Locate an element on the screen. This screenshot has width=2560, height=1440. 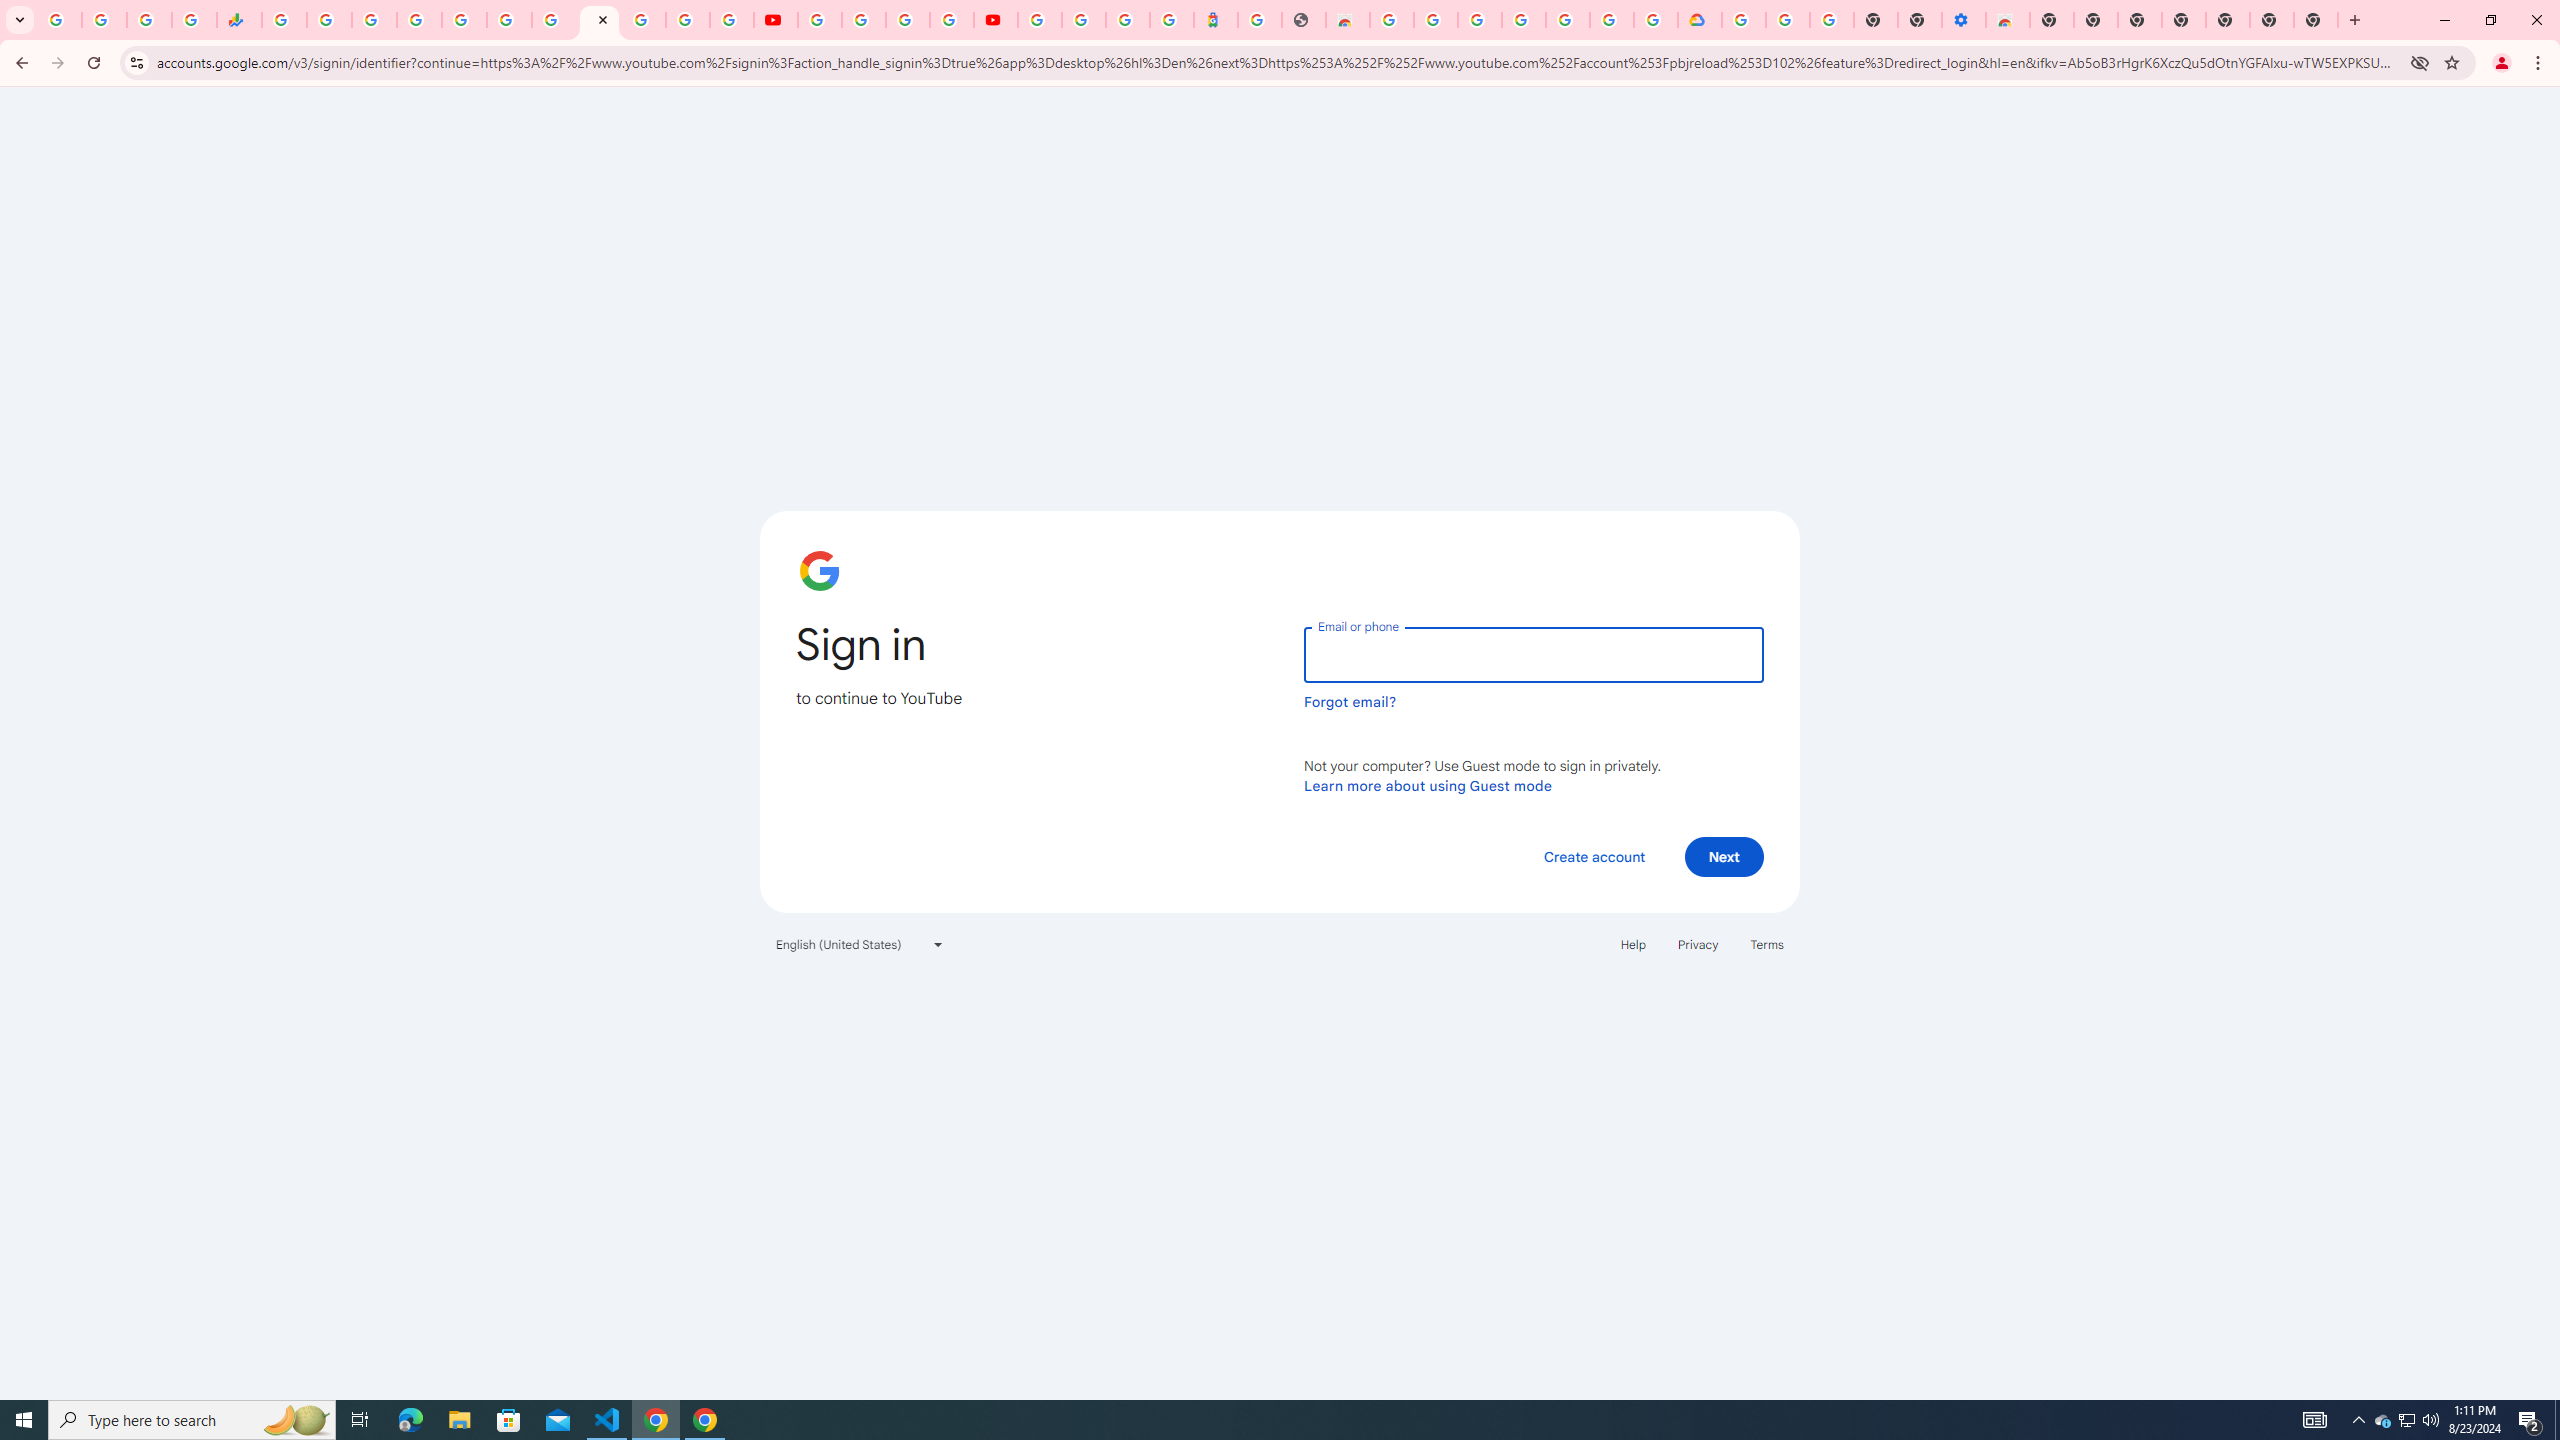
'Atour Hotel - Google hotels' is located at coordinates (1215, 19).